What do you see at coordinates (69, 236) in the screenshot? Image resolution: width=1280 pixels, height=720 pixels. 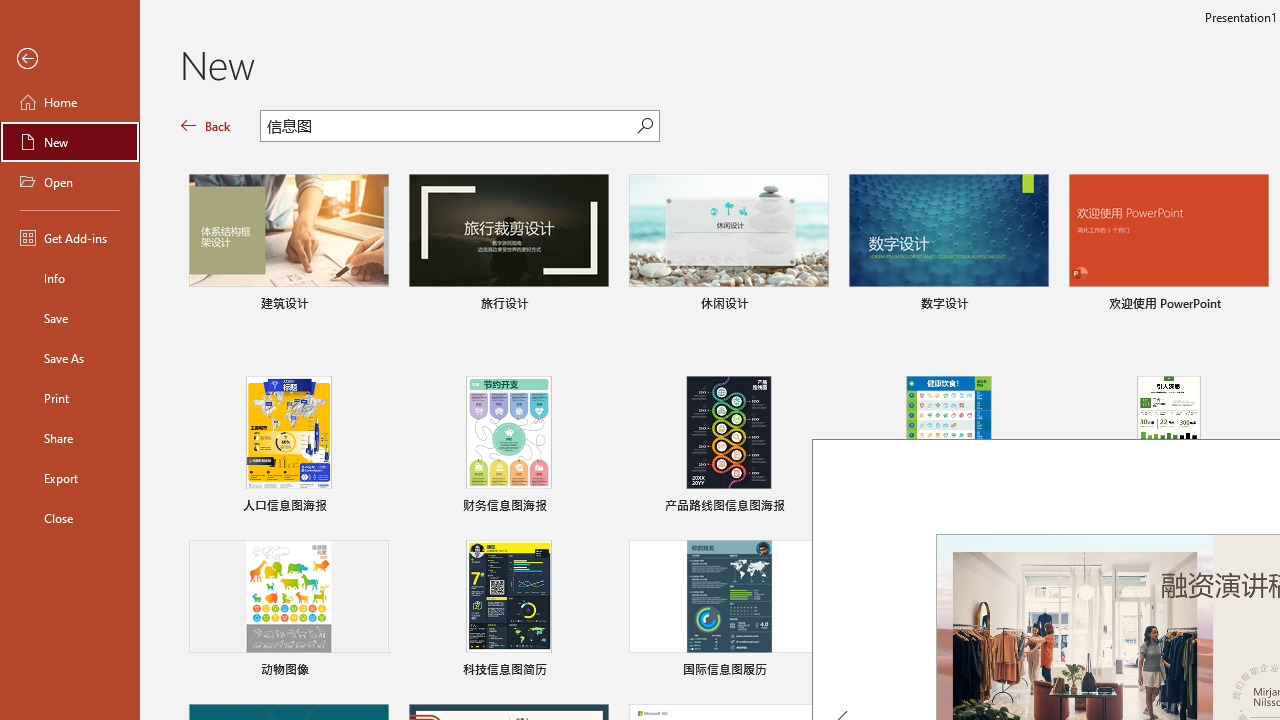 I see `'Get Add-ins'` at bounding box center [69, 236].